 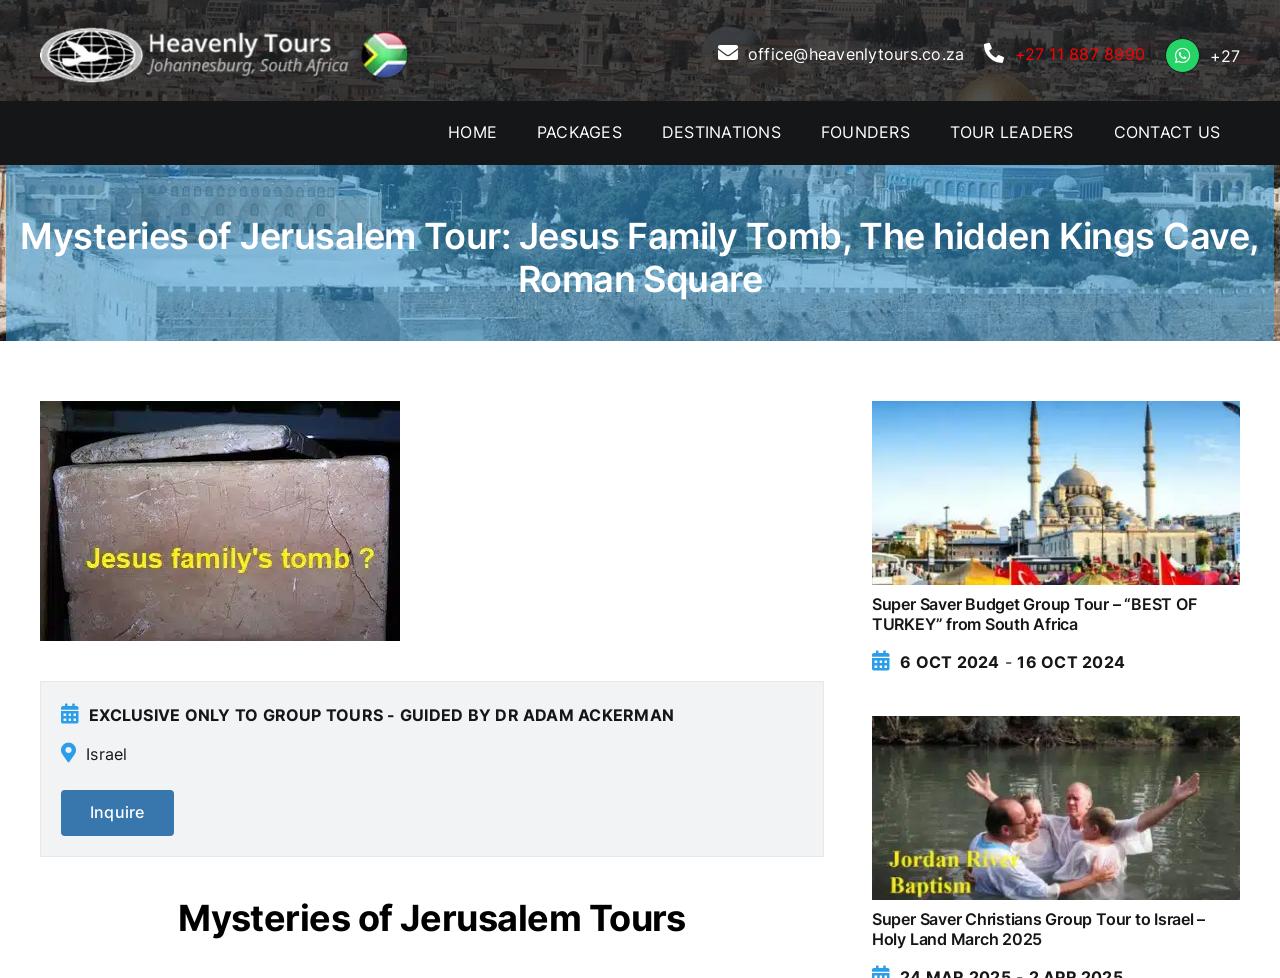 What do you see at coordinates (1008, 661) in the screenshot?
I see `'-'` at bounding box center [1008, 661].